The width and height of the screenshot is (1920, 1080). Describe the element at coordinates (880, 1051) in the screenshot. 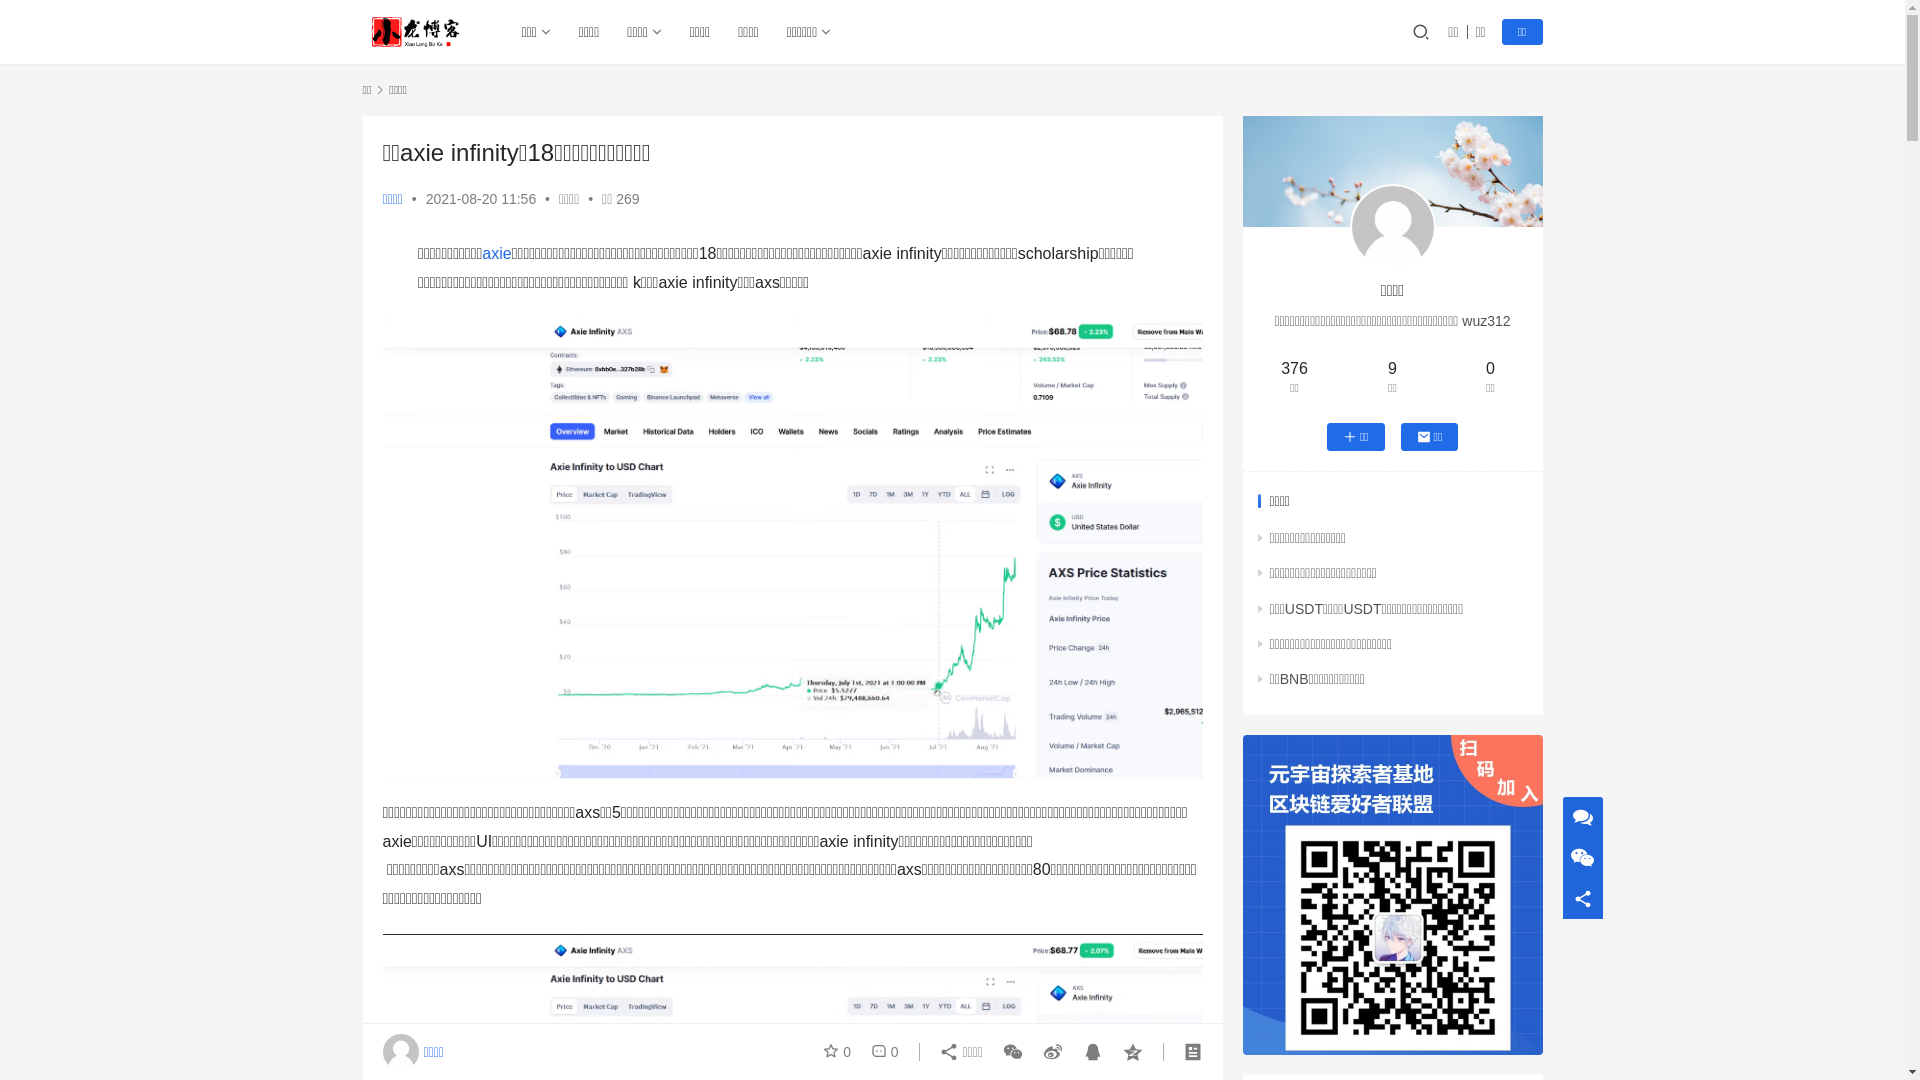

I see `'0'` at that location.